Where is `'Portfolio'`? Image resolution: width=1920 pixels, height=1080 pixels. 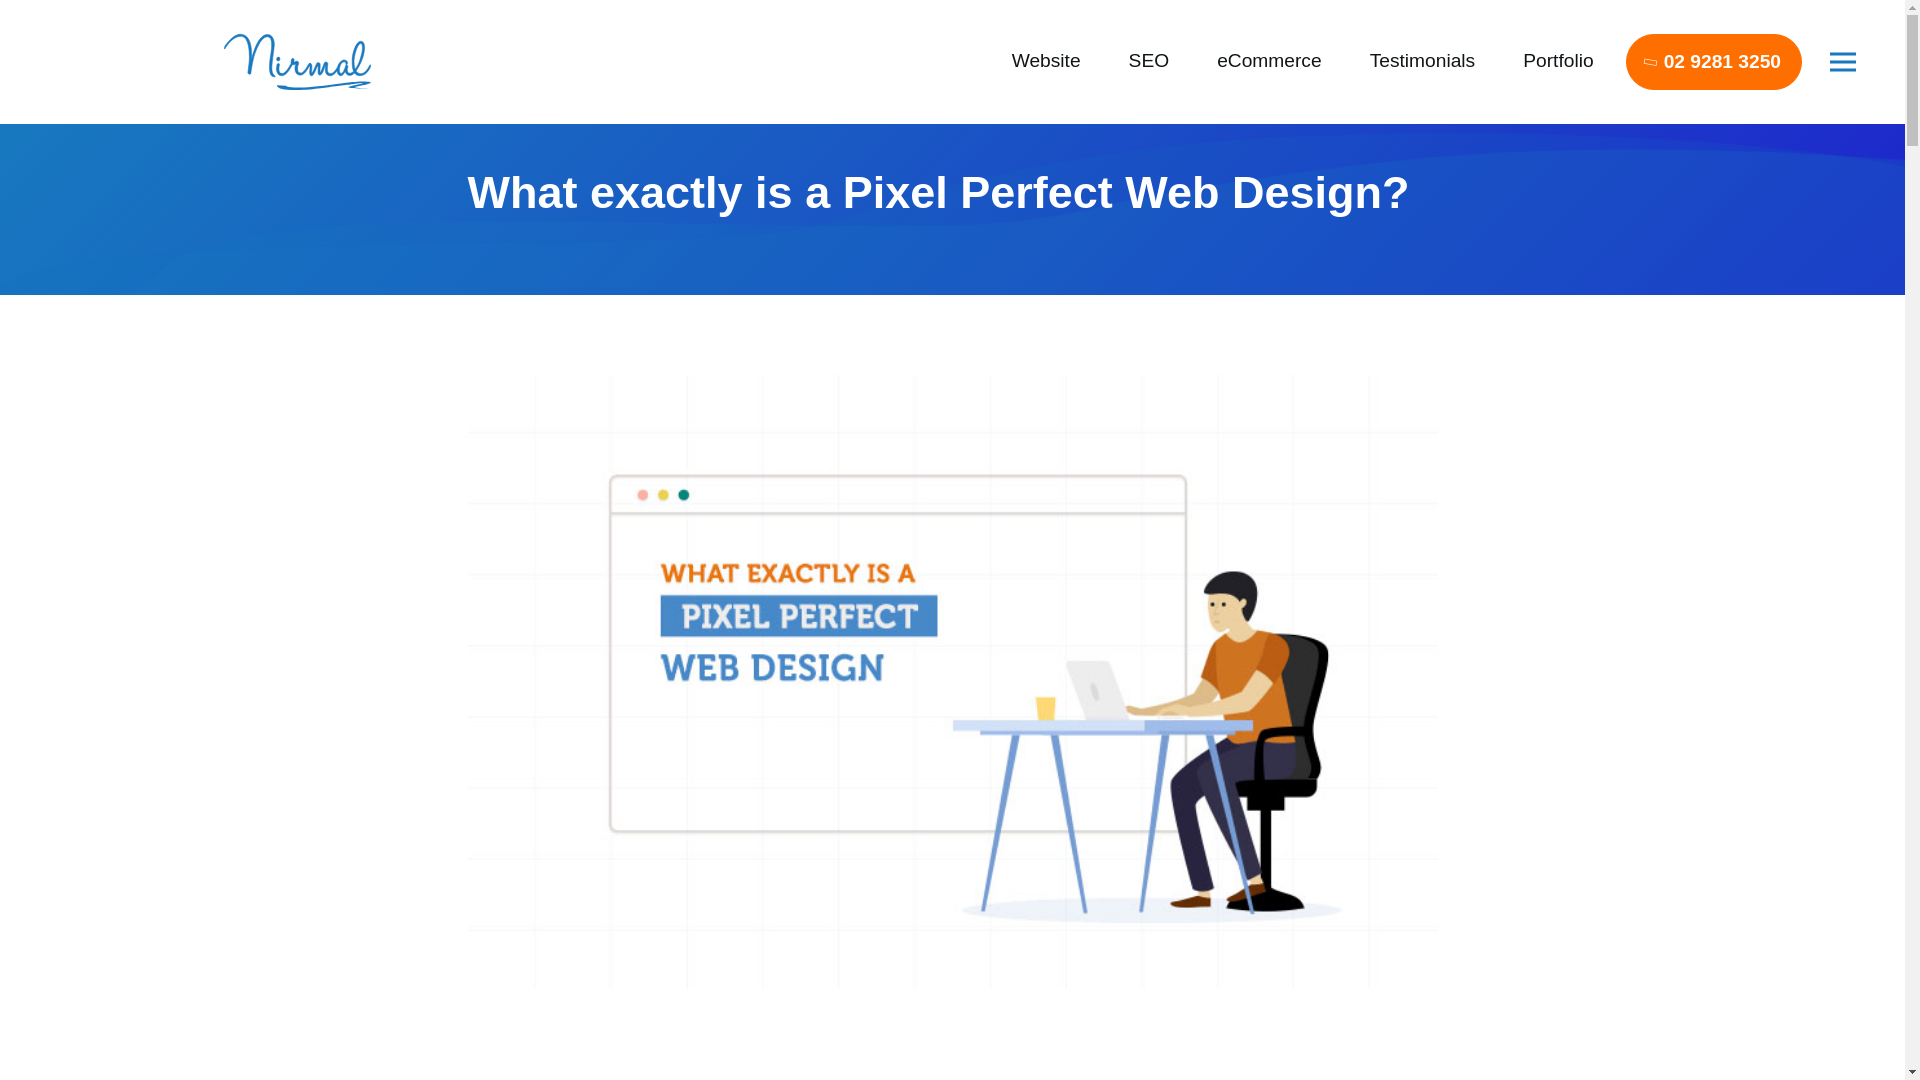 'Portfolio' is located at coordinates (1557, 60).